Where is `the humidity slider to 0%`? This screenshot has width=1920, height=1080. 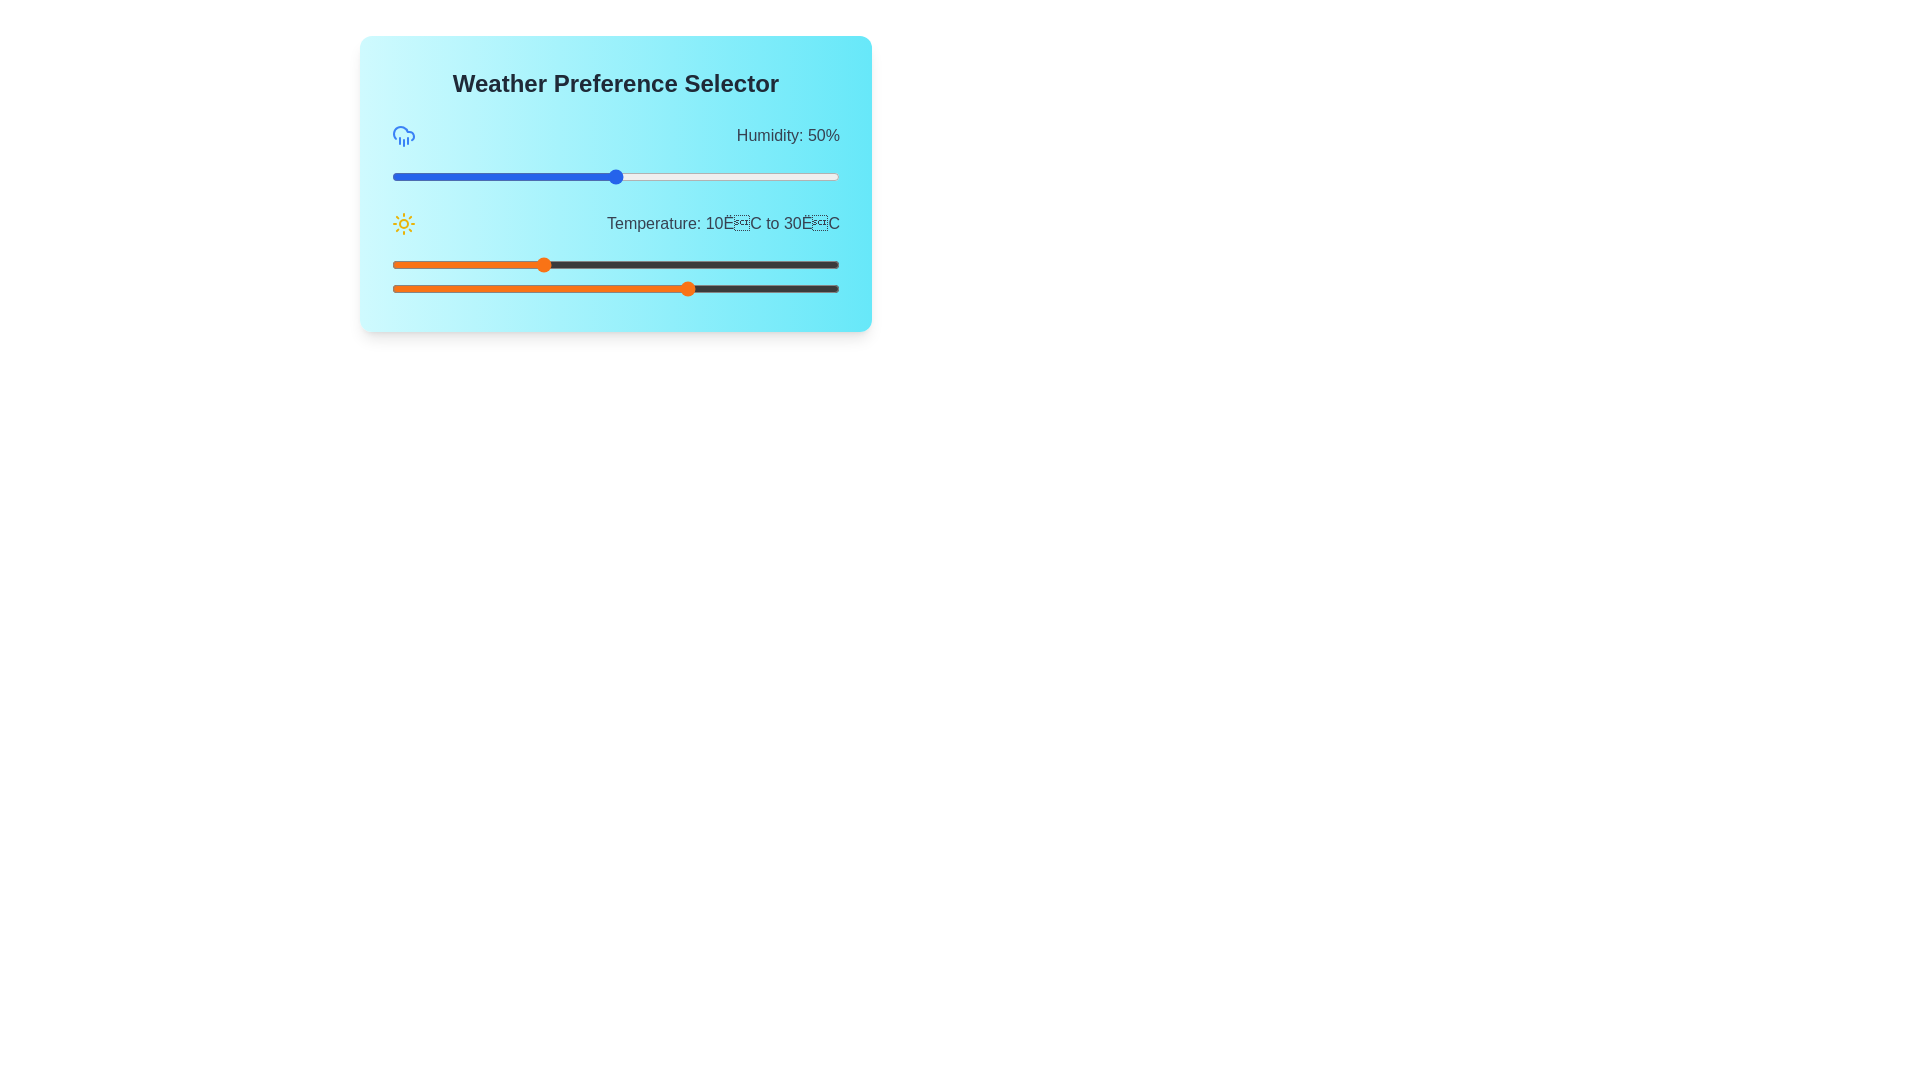
the humidity slider to 0% is located at coordinates (392, 176).